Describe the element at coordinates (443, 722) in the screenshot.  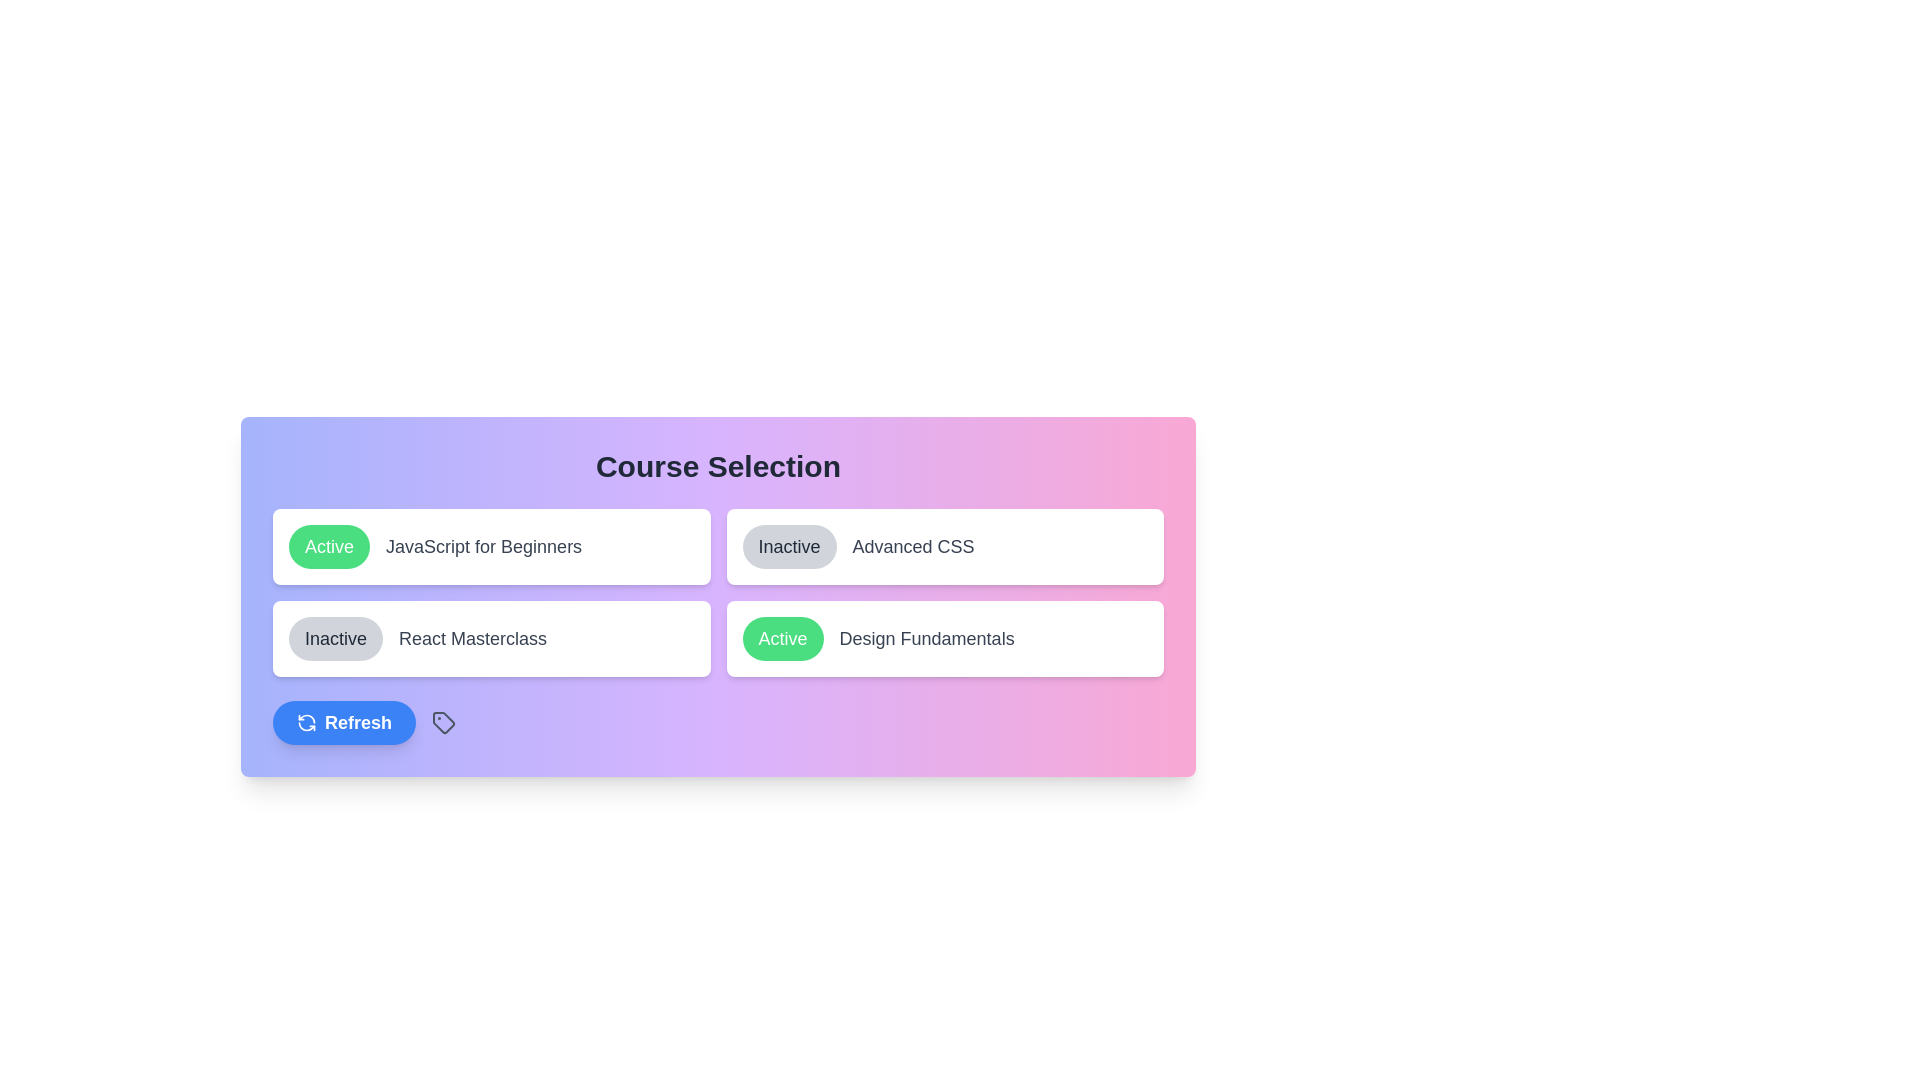
I see `the tag icon located to the right of the blue 'Refresh' button in the bottom section of the layout` at that location.